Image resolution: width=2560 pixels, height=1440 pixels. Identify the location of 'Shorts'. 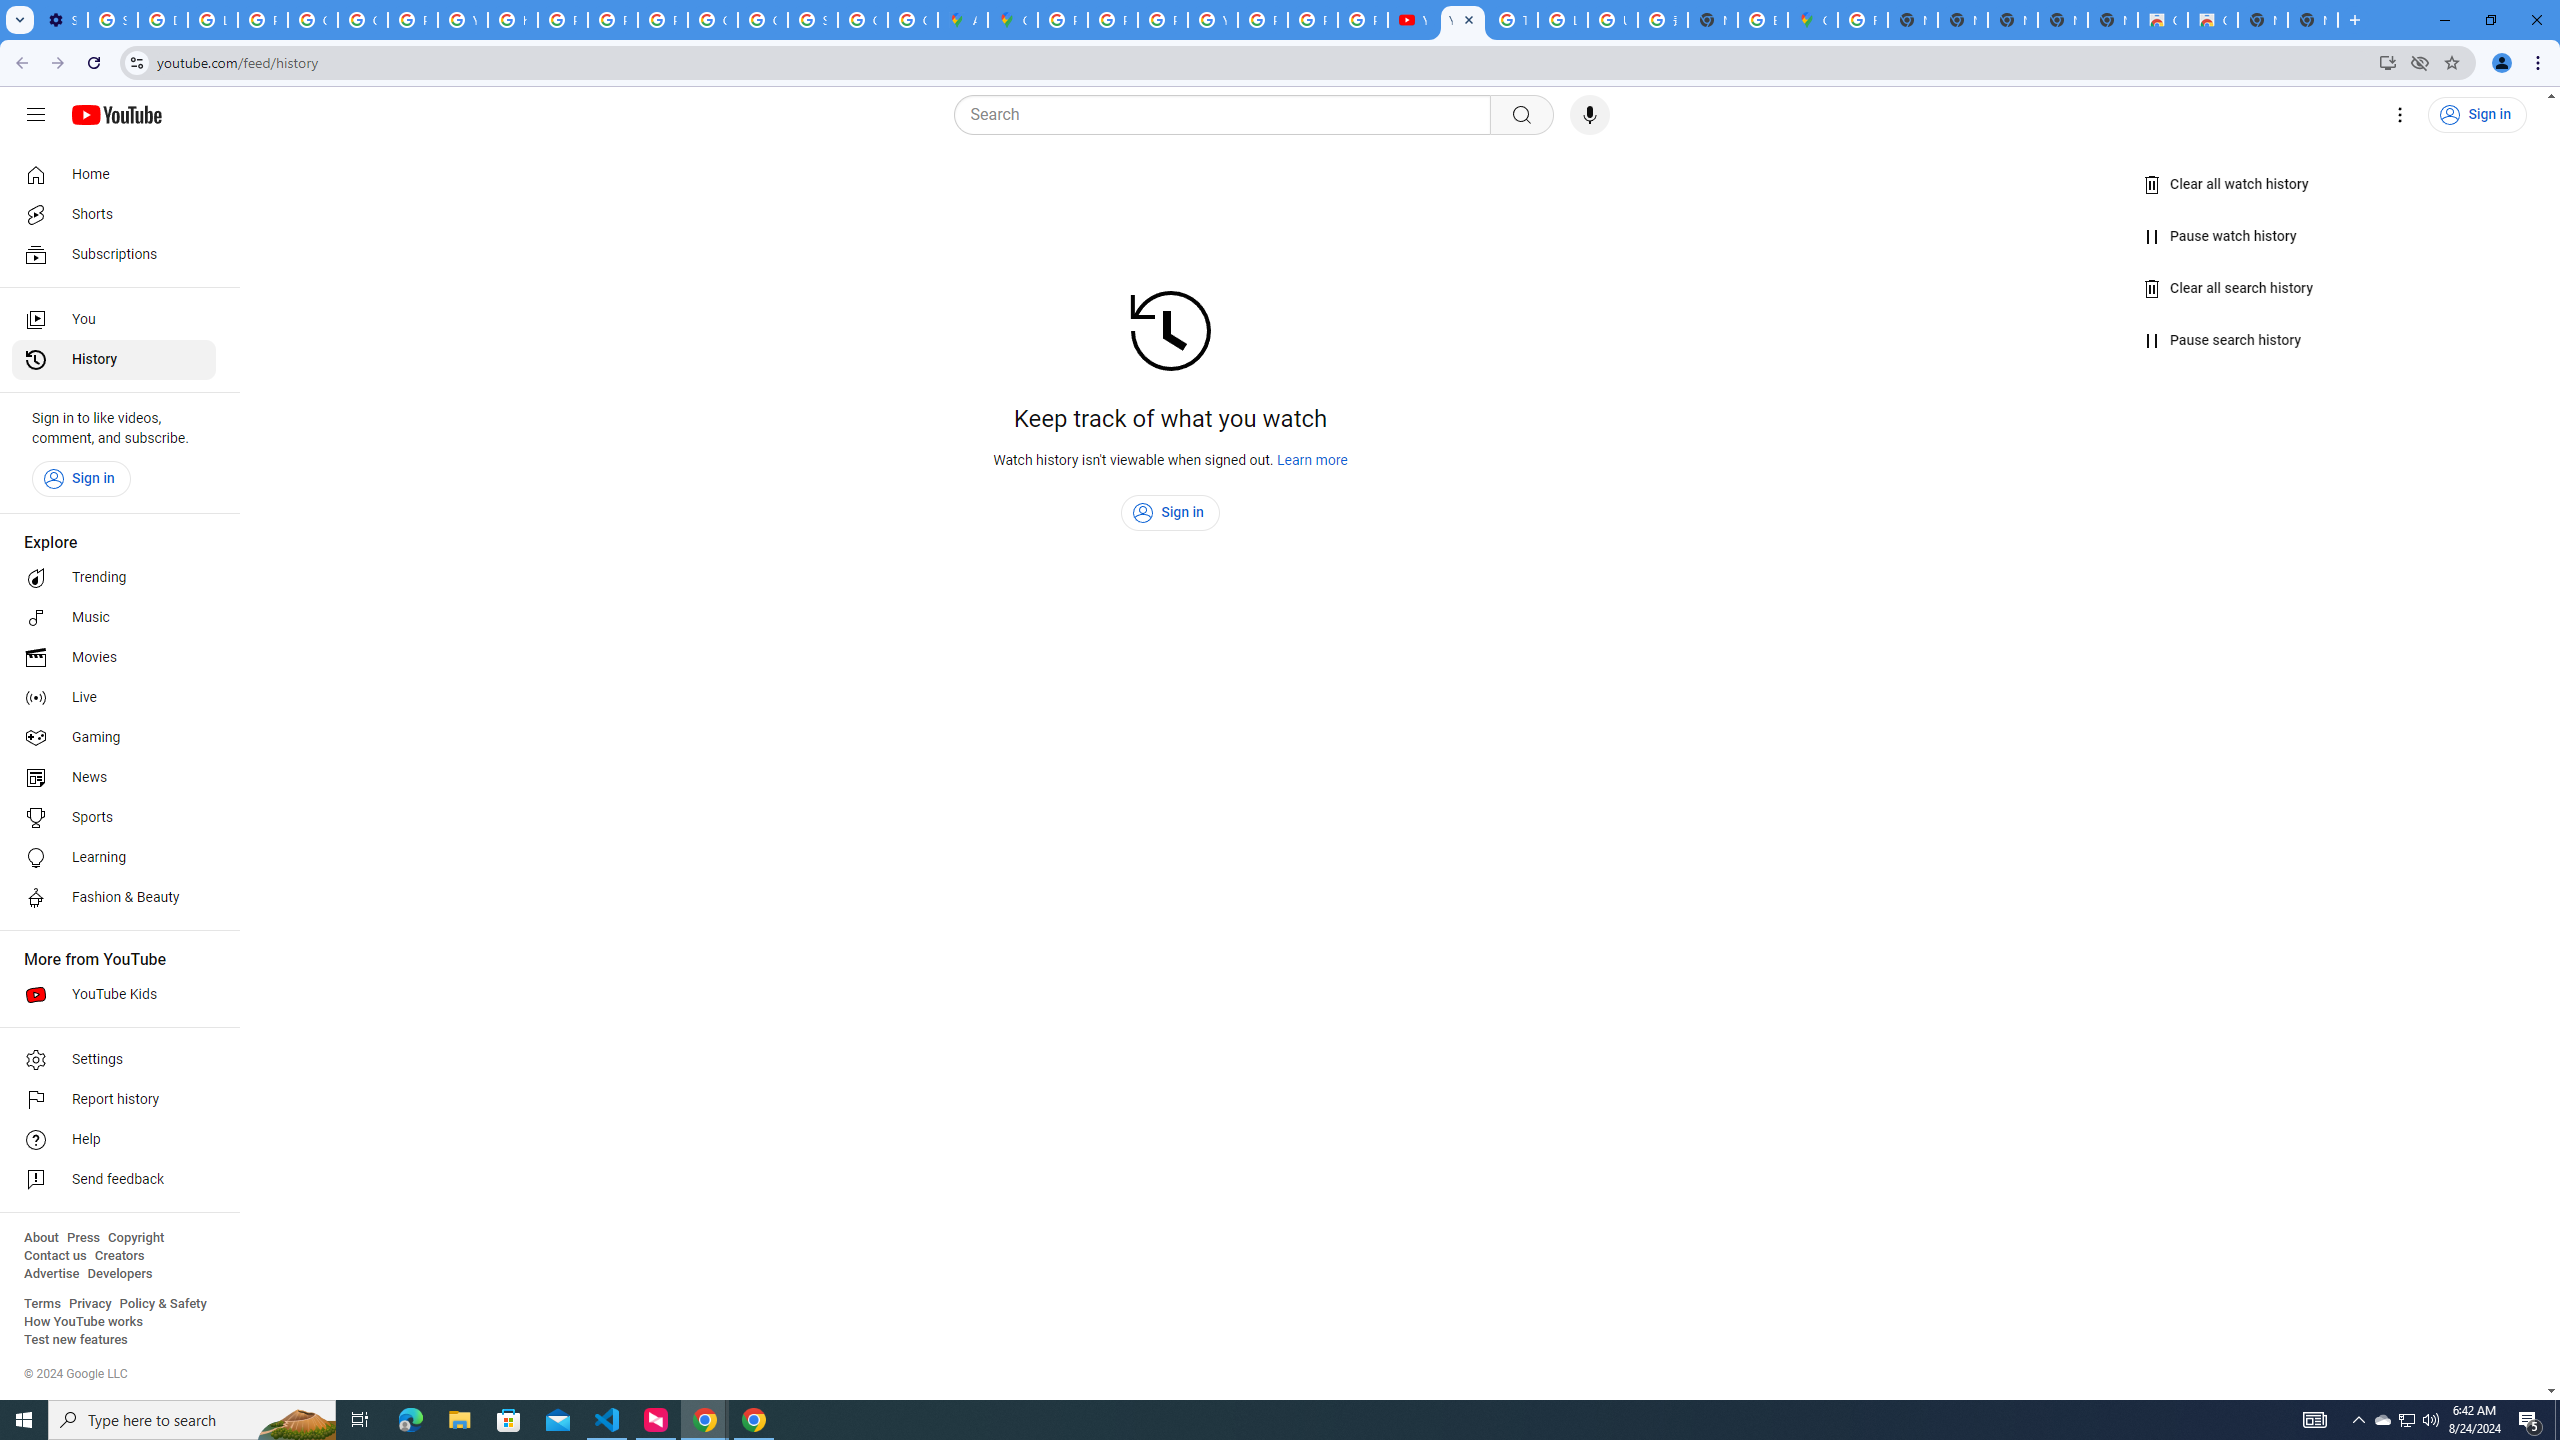
(113, 214).